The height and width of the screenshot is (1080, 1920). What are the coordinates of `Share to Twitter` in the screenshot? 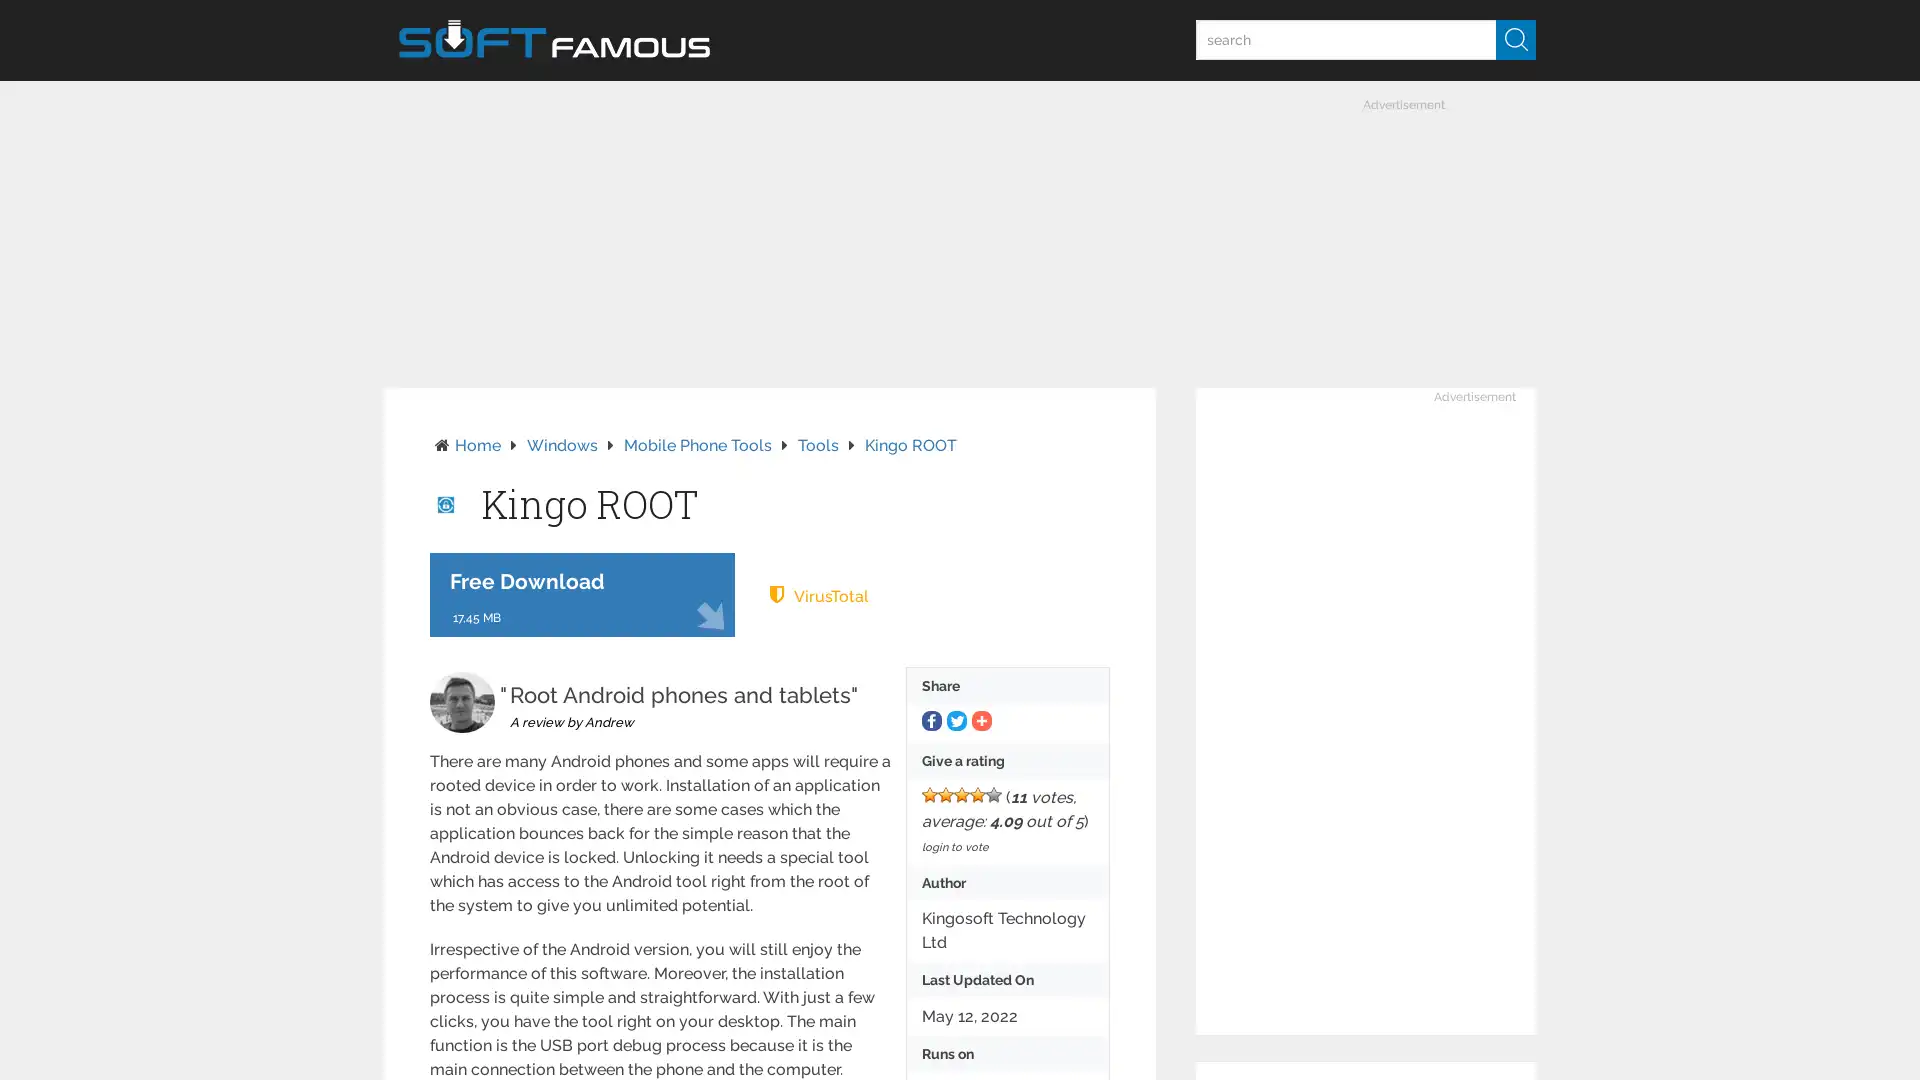 It's located at (955, 720).